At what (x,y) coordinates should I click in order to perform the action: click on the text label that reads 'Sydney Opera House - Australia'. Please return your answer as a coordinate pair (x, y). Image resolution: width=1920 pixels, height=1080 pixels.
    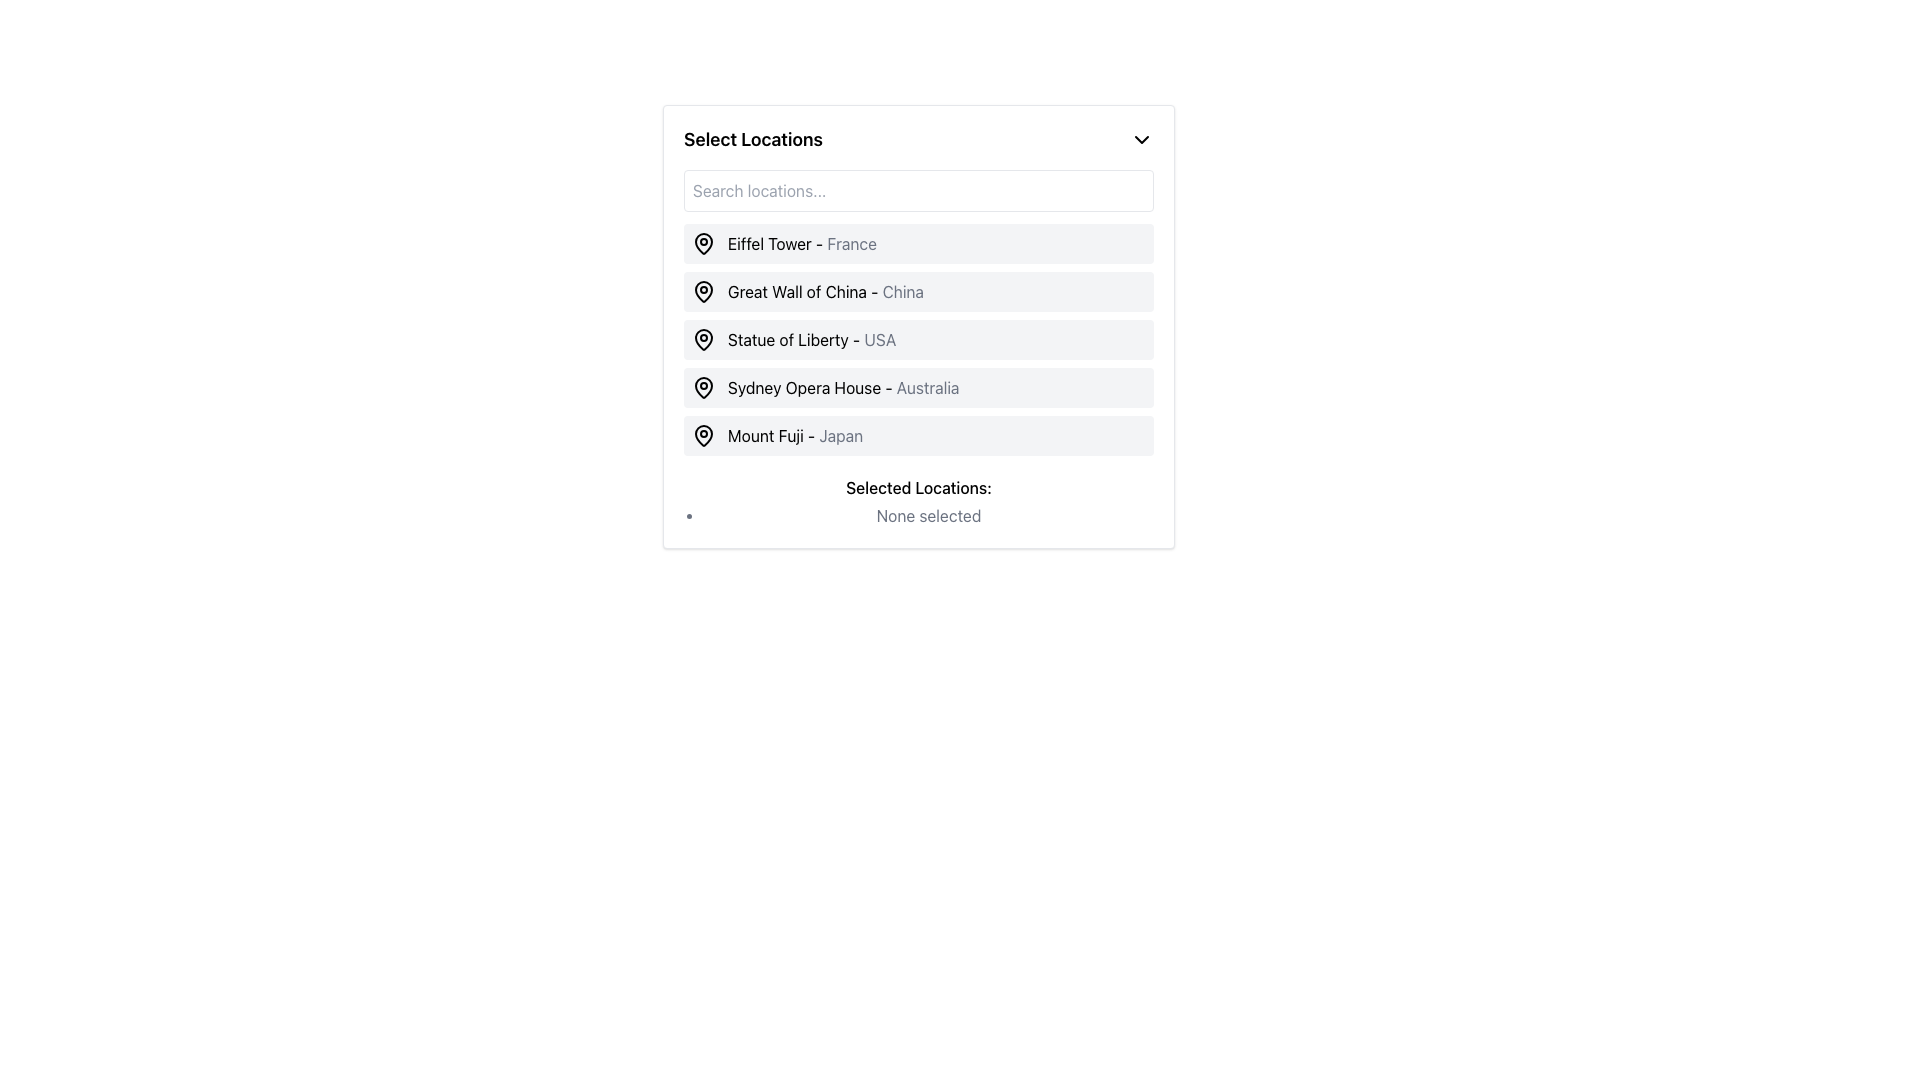
    Looking at the image, I should click on (843, 388).